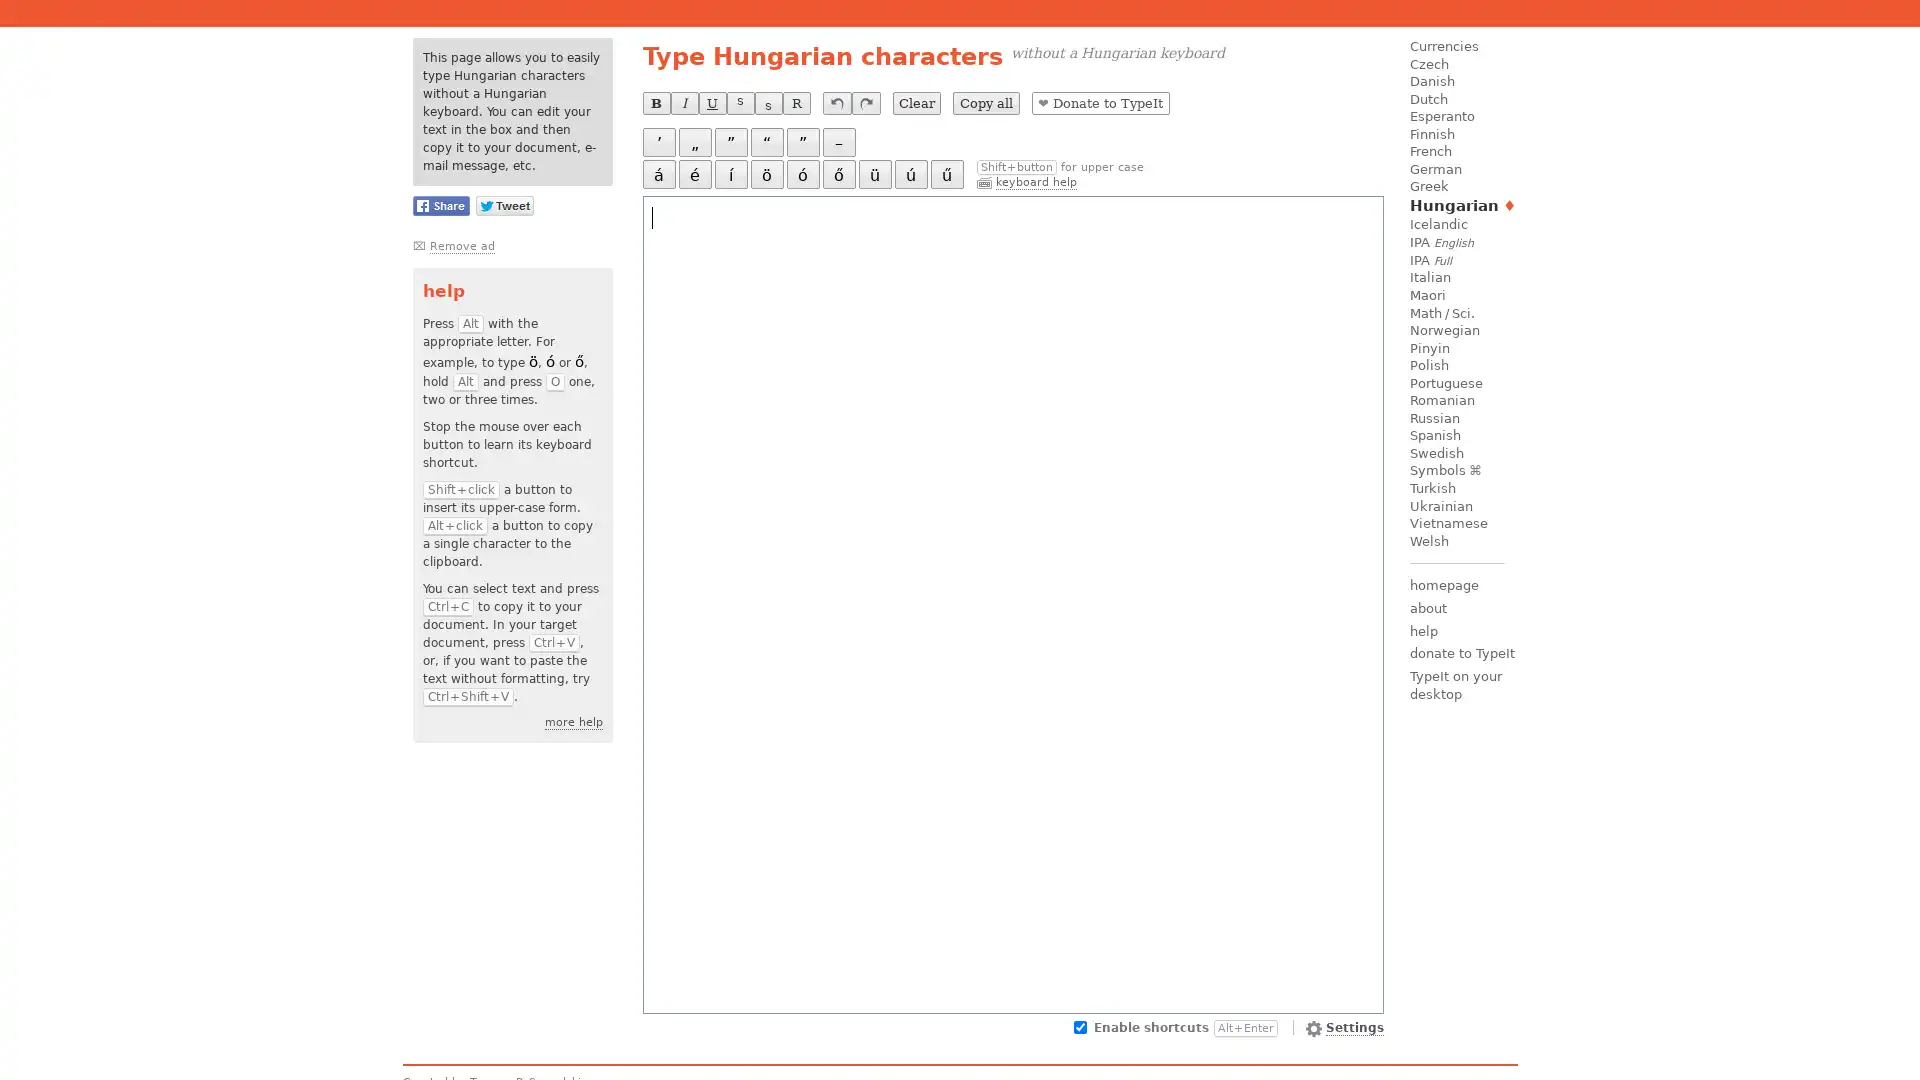 Image resolution: width=1920 pixels, height=1080 pixels. I want to click on S, so click(767, 103).